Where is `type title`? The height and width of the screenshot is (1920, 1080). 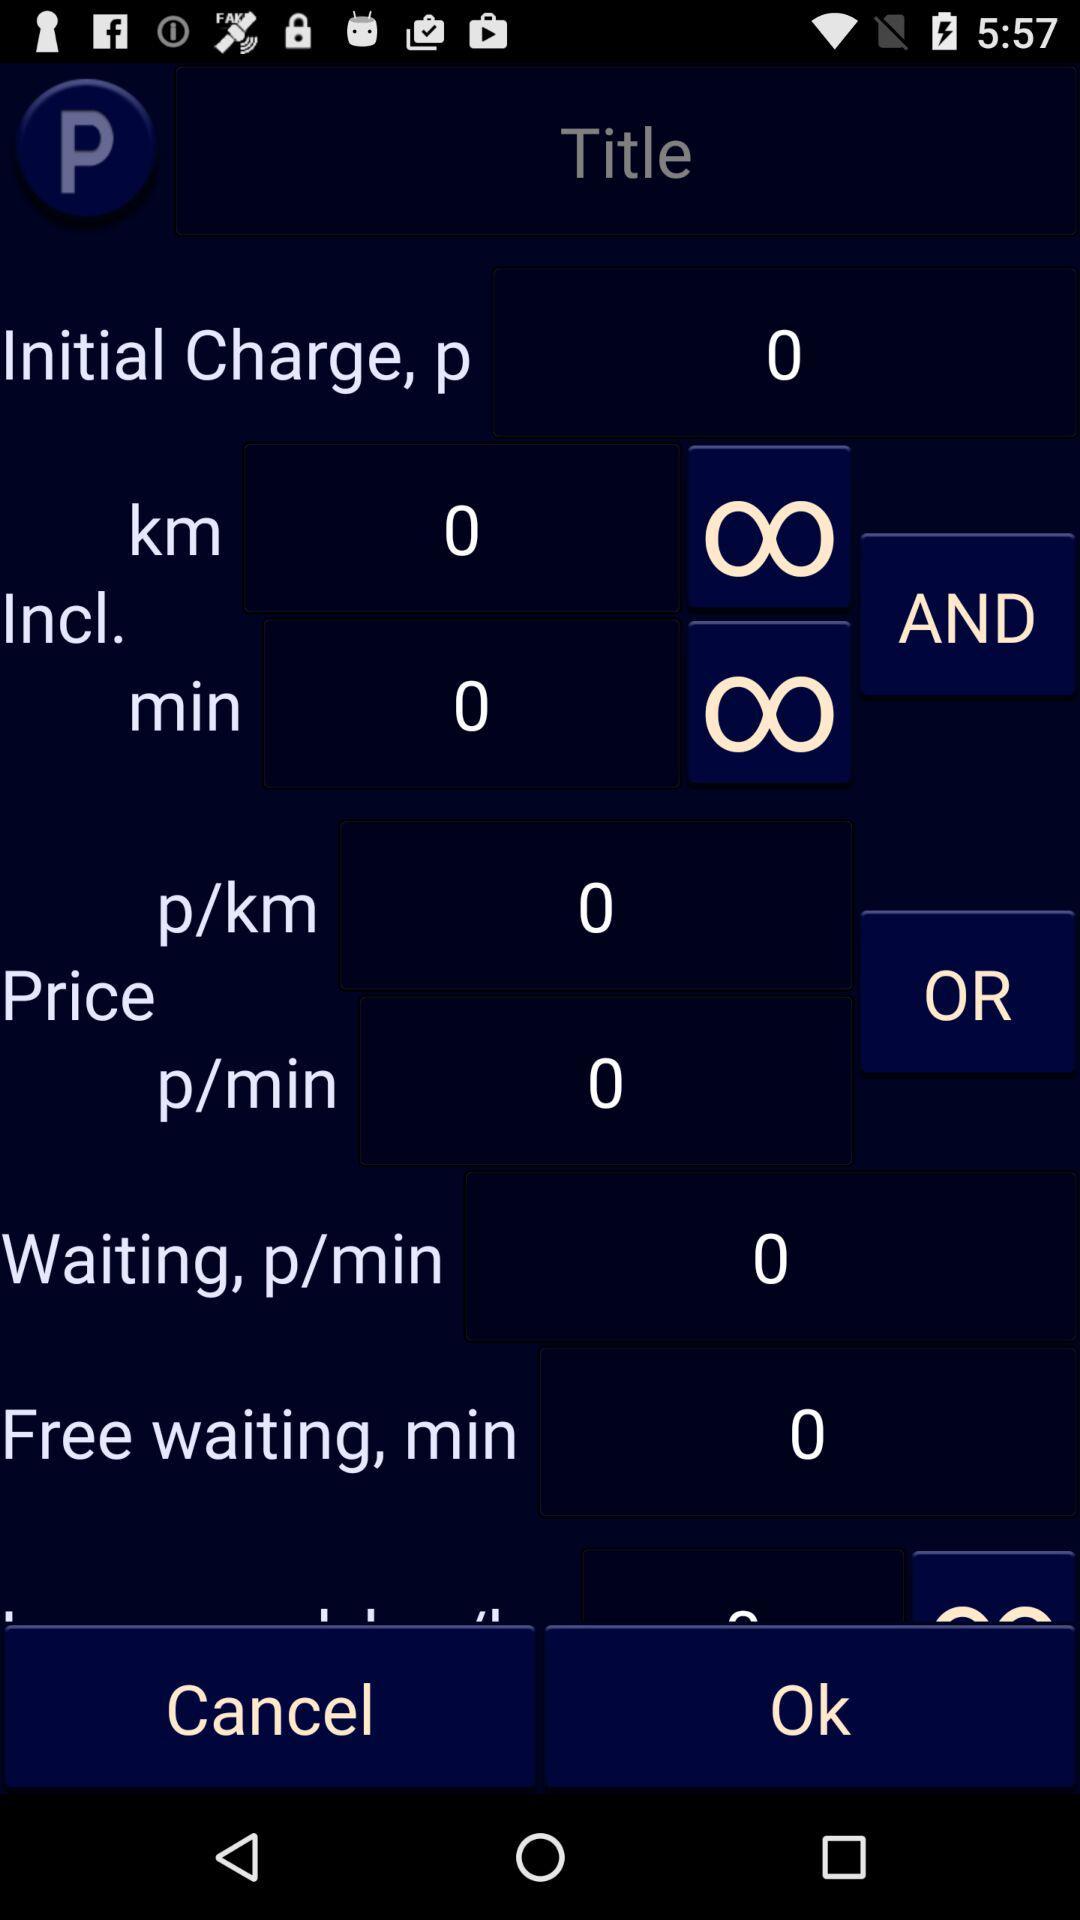
type title is located at coordinates (625, 149).